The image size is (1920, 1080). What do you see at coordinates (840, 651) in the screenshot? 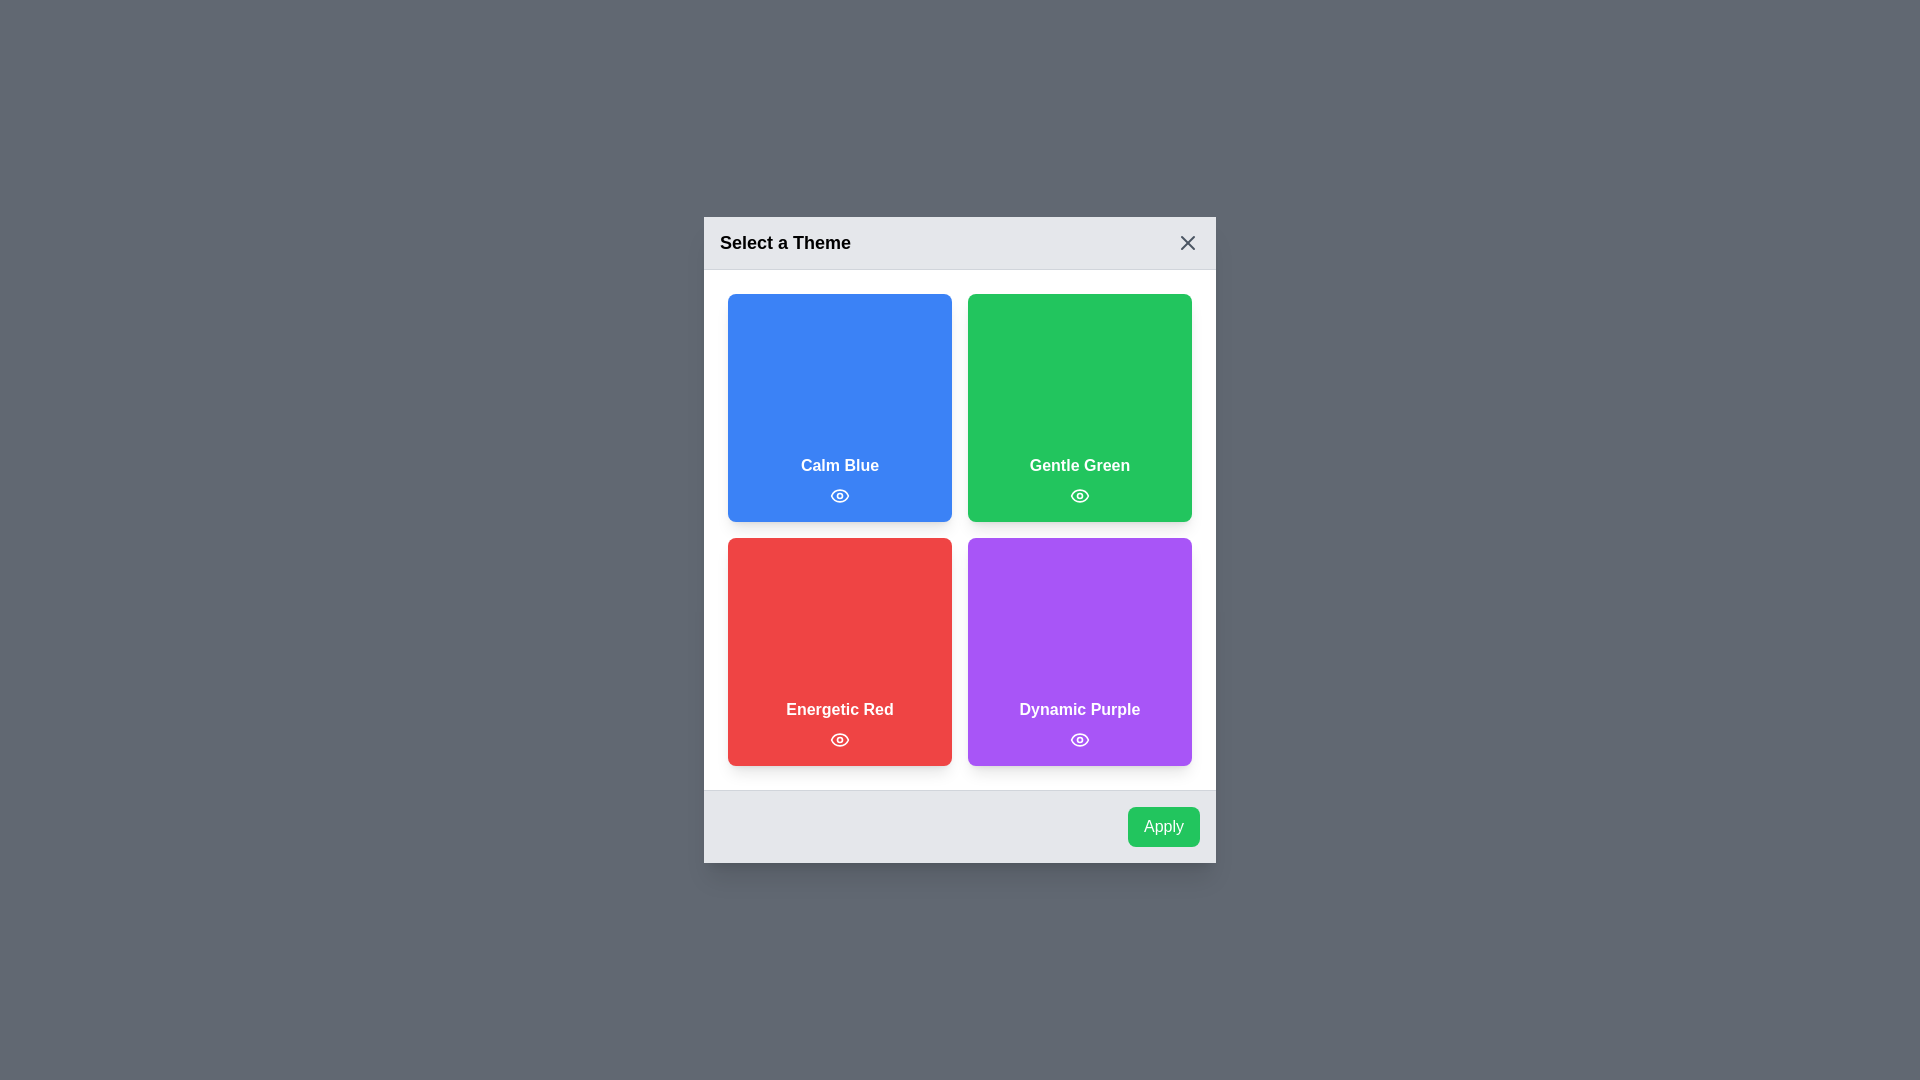
I see `the theme Energetic Red by clicking on its respective area` at bounding box center [840, 651].